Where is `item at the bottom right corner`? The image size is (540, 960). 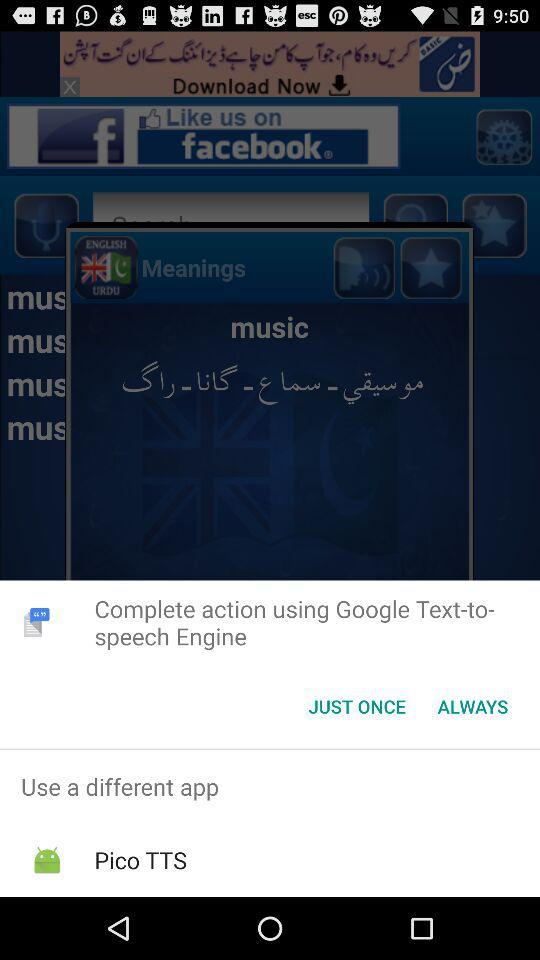
item at the bottom right corner is located at coordinates (472, 706).